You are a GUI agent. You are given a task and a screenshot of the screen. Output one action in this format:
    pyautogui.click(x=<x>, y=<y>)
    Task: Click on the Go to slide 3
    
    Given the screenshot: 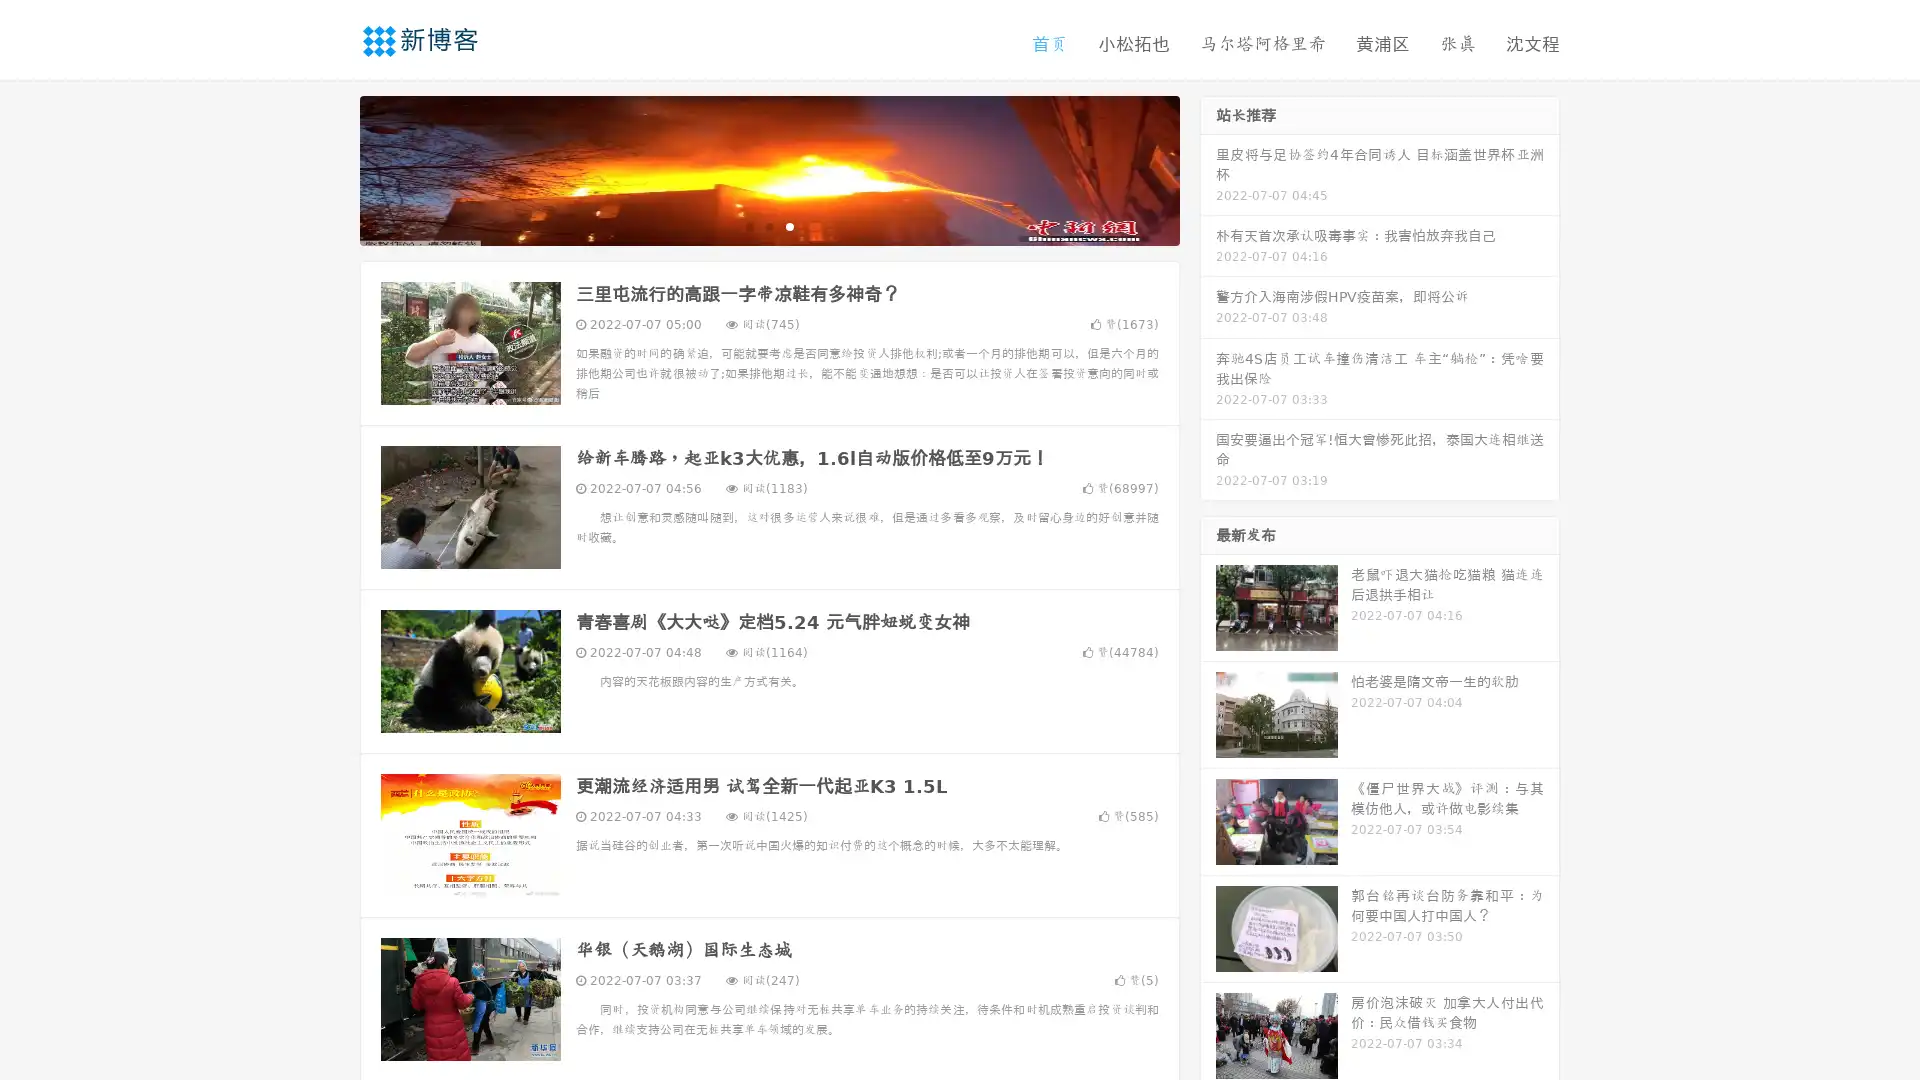 What is the action you would take?
    pyautogui.click(x=789, y=225)
    